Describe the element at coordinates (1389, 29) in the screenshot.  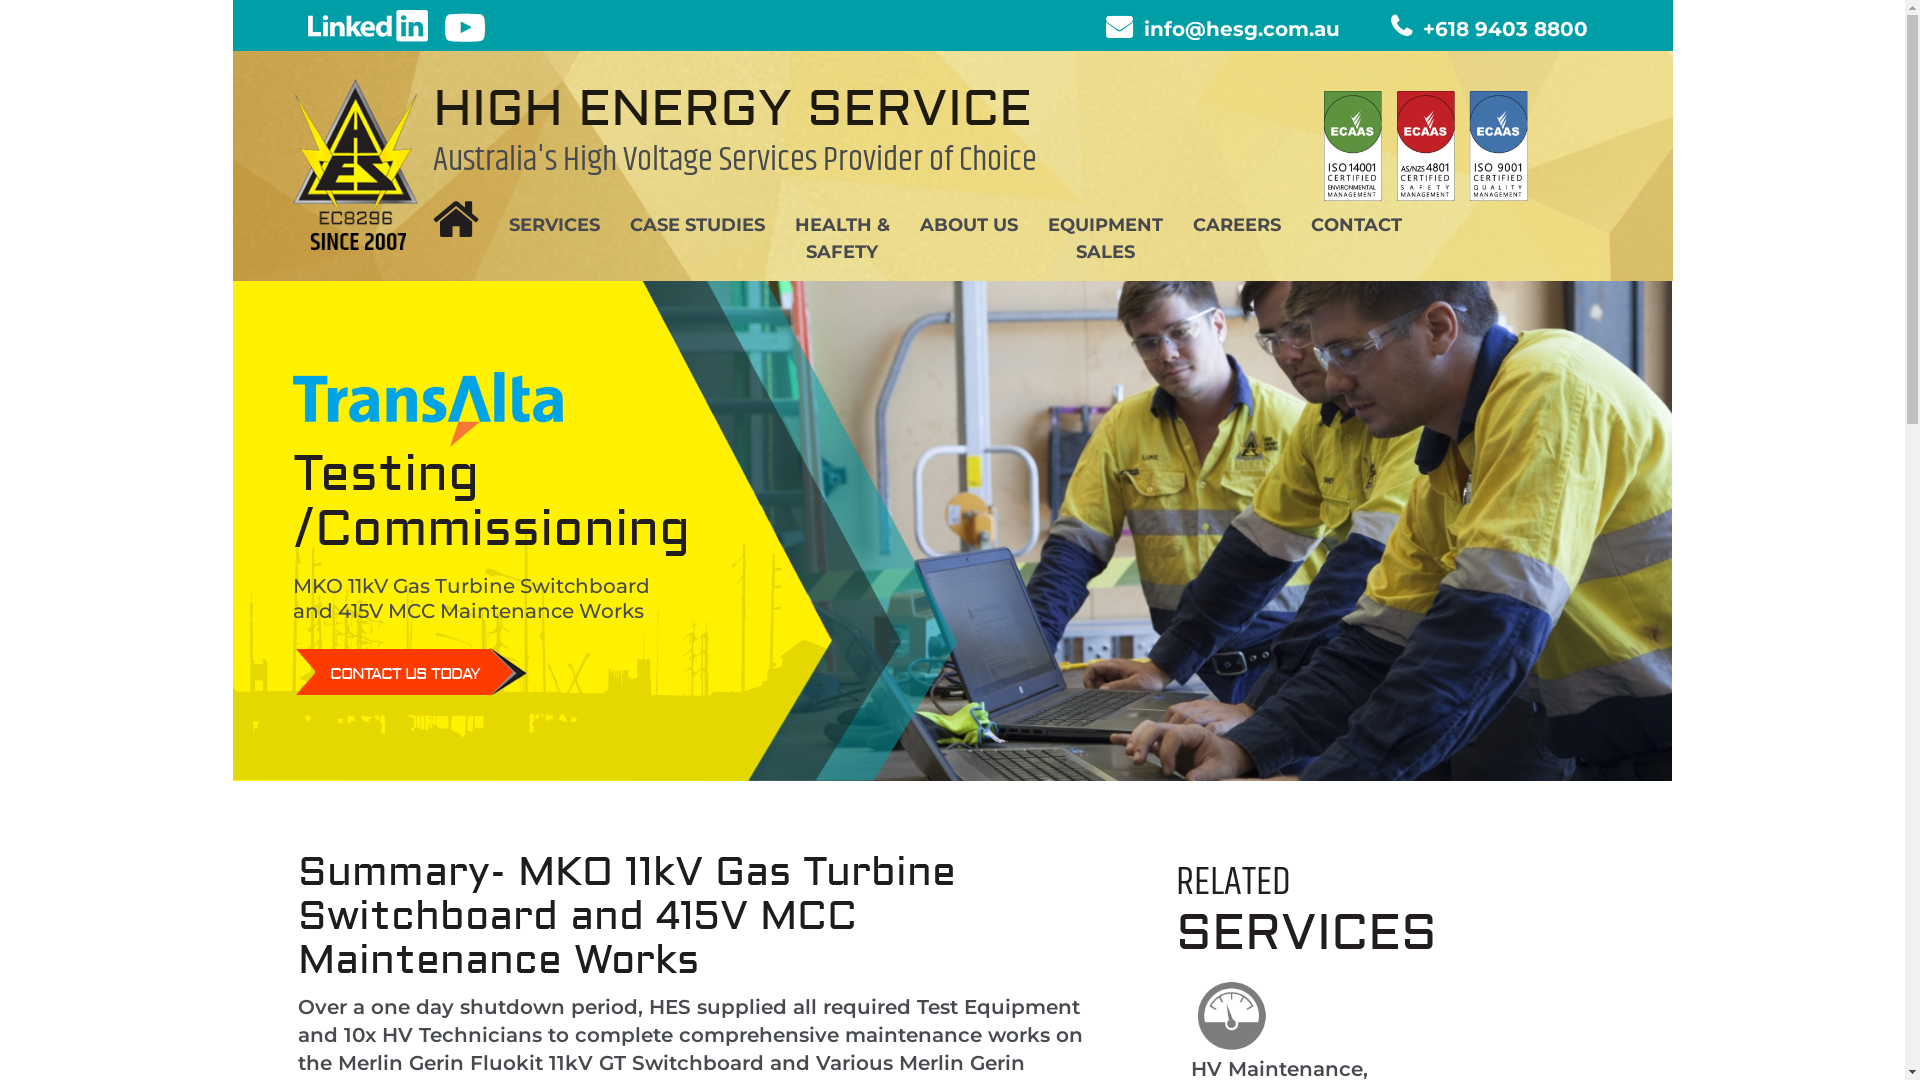
I see `'+618 9403 8800'` at that location.